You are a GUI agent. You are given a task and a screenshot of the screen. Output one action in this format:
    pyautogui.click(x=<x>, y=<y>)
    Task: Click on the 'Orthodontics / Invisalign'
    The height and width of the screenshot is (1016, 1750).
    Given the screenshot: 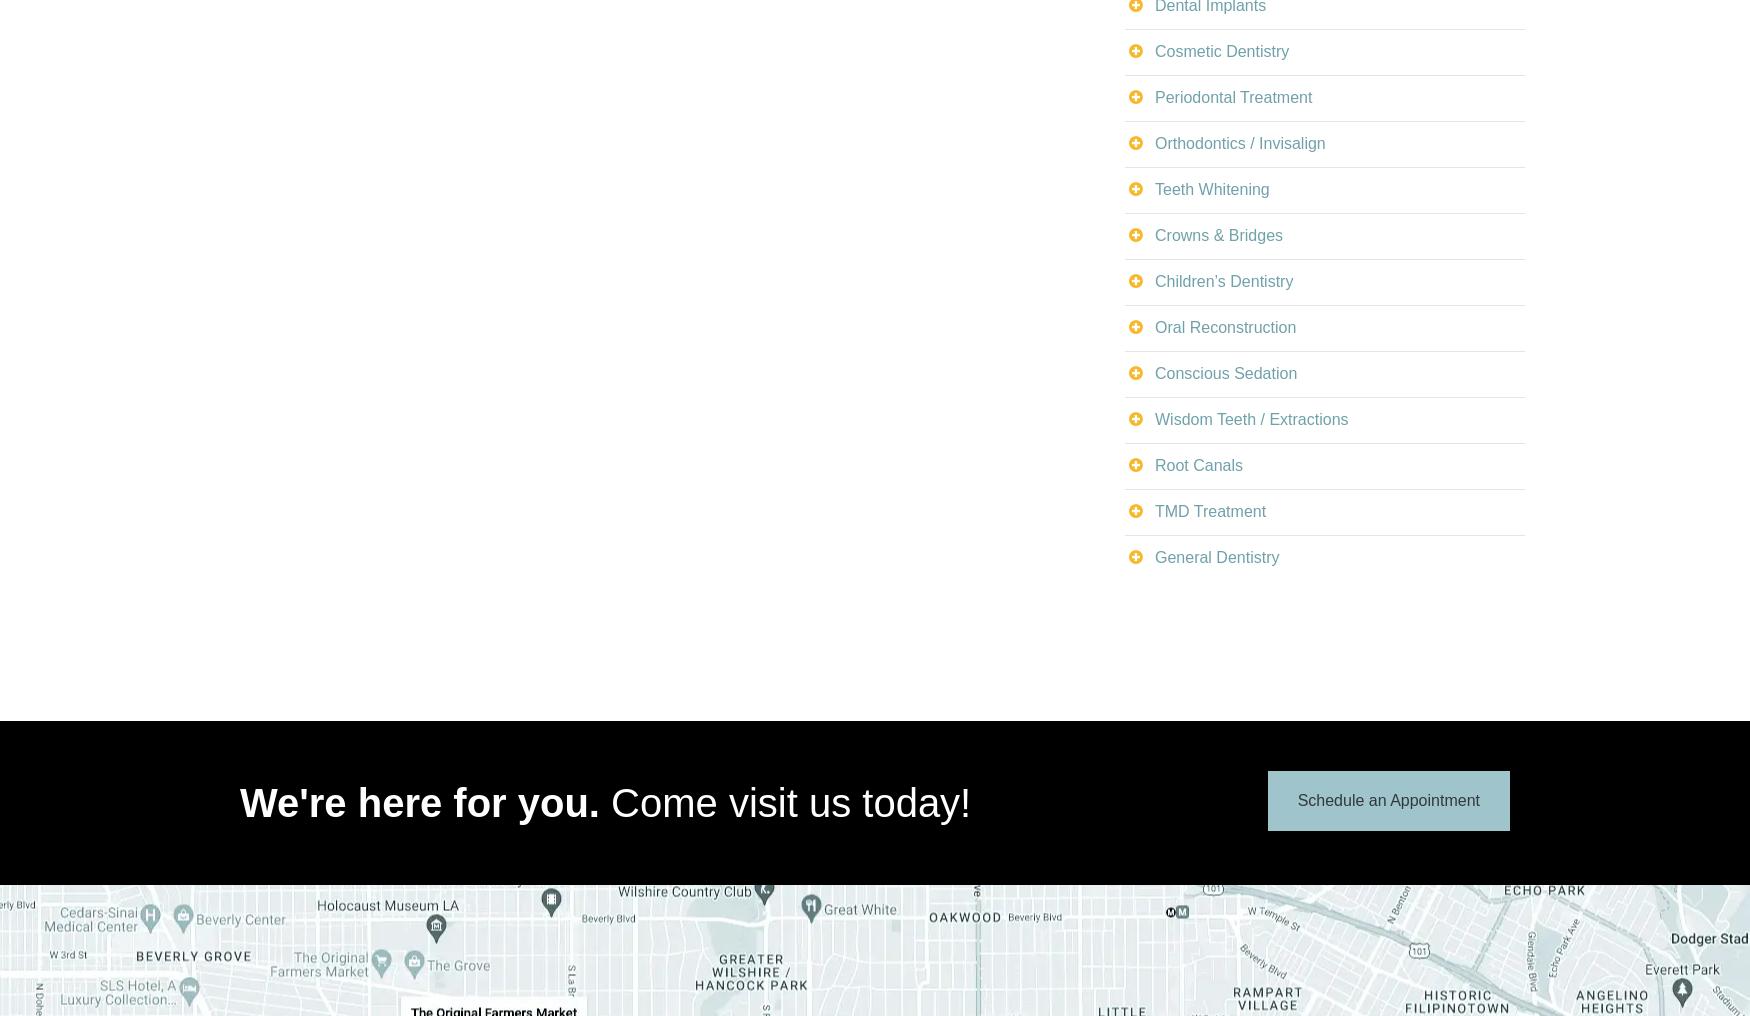 What is the action you would take?
    pyautogui.click(x=1240, y=141)
    